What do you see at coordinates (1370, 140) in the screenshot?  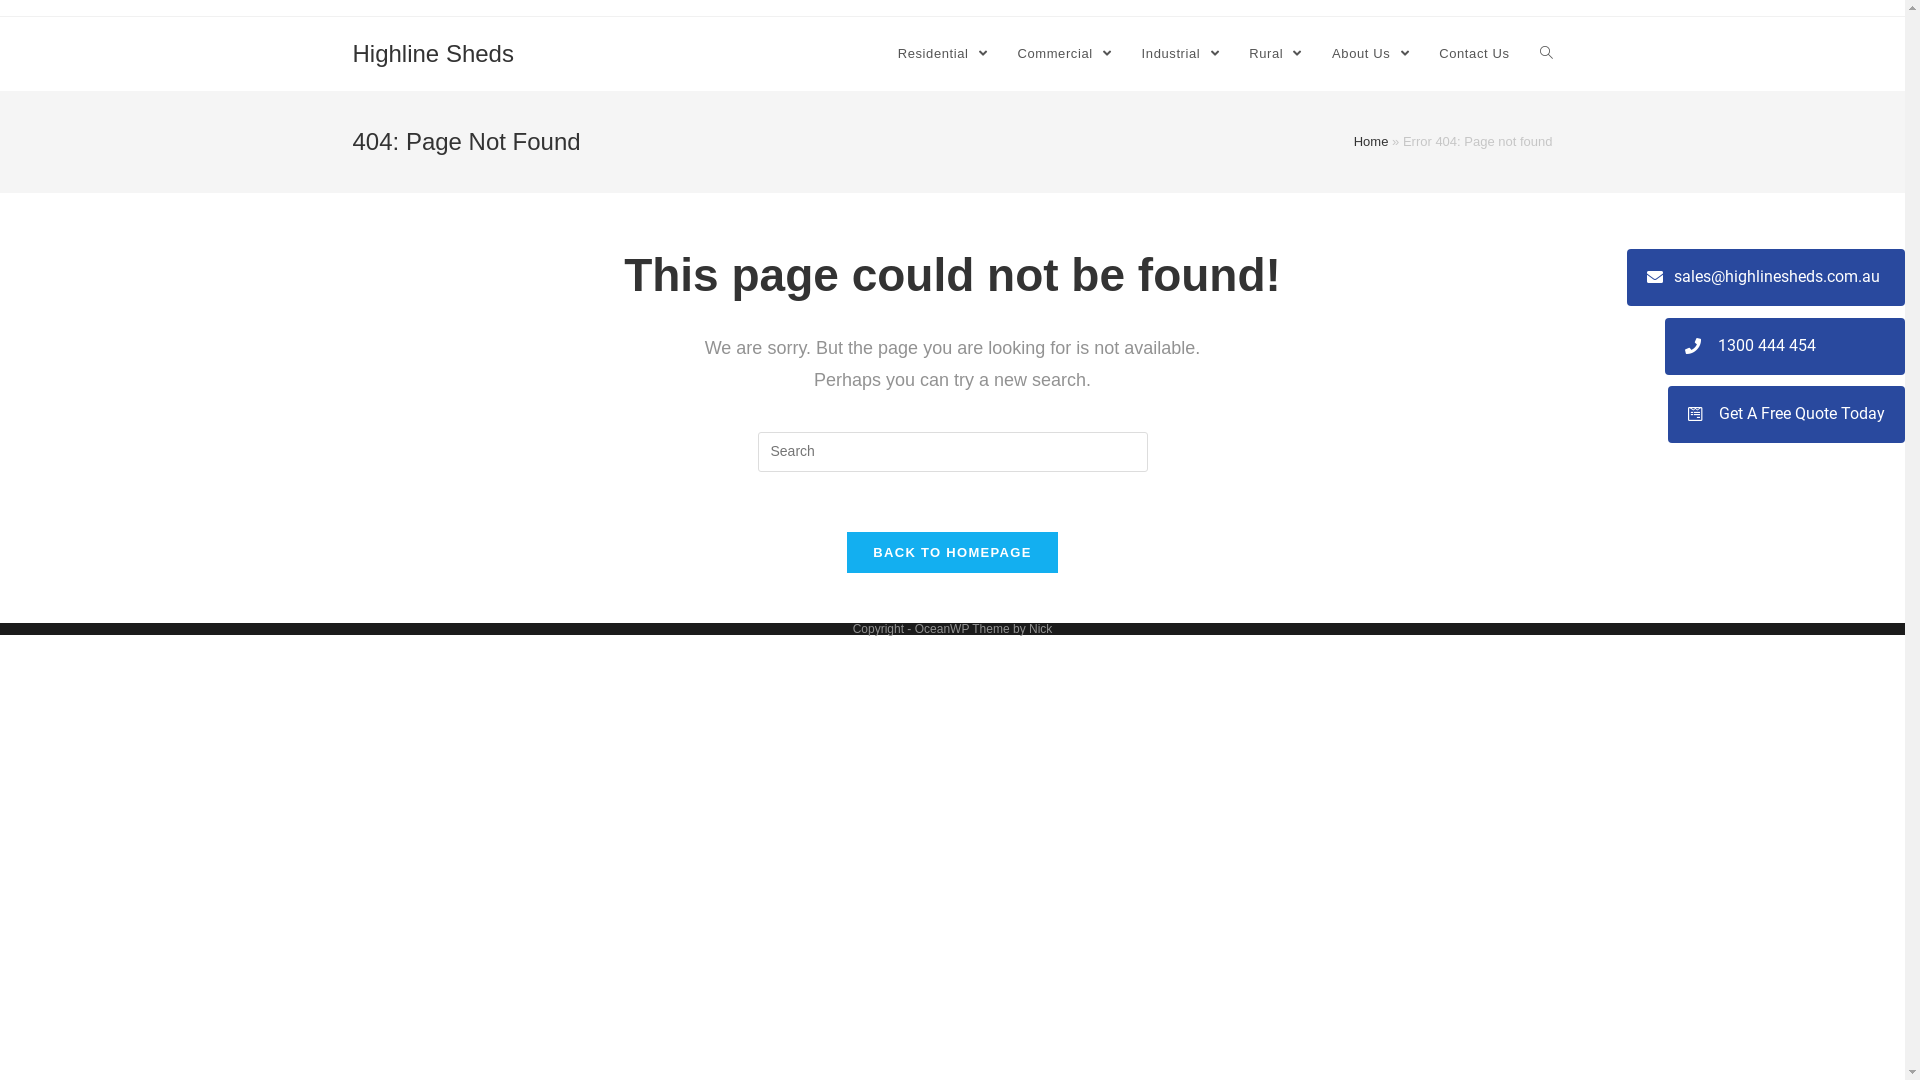 I see `'Home'` at bounding box center [1370, 140].